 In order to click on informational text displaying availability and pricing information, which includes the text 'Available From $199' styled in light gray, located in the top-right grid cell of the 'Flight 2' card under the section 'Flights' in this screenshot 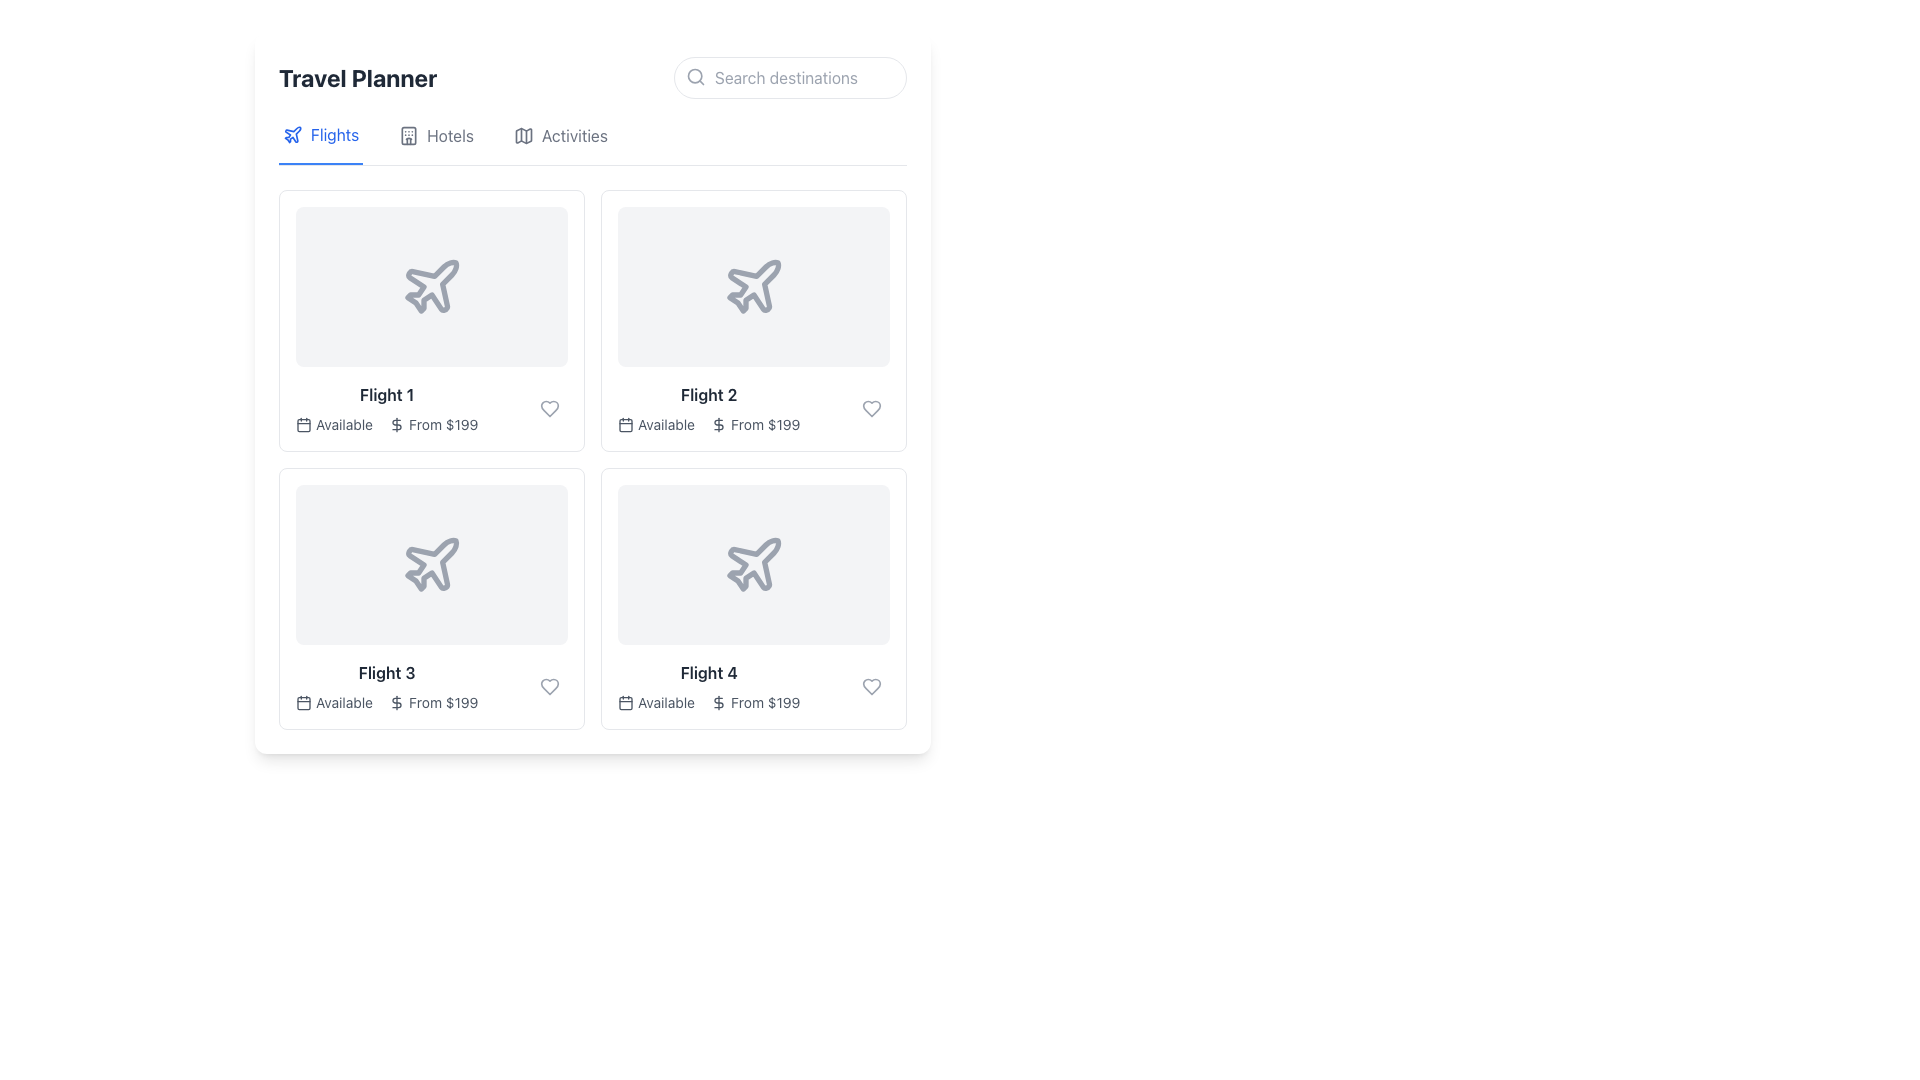, I will do `click(709, 423)`.